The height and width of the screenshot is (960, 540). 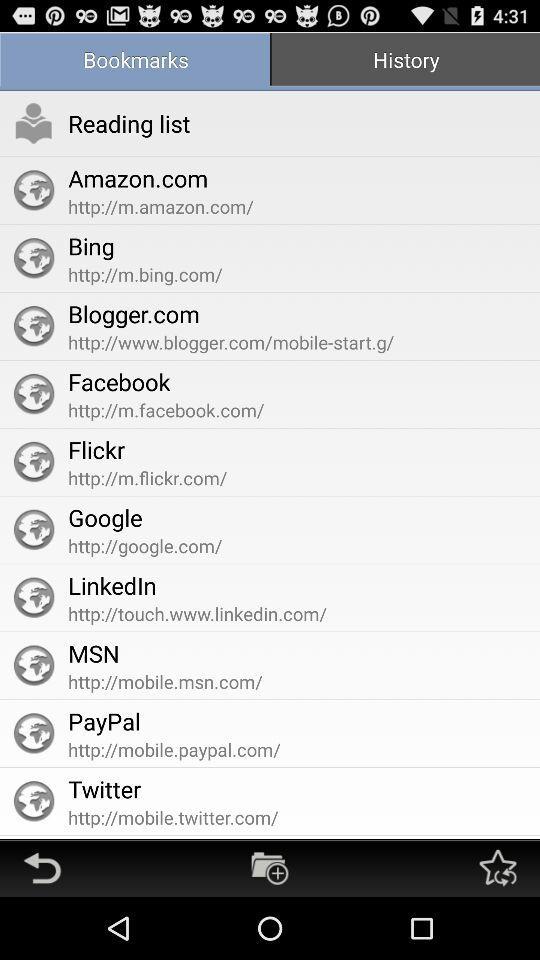 I want to click on item next to the bookmarks, so click(x=405, y=61).